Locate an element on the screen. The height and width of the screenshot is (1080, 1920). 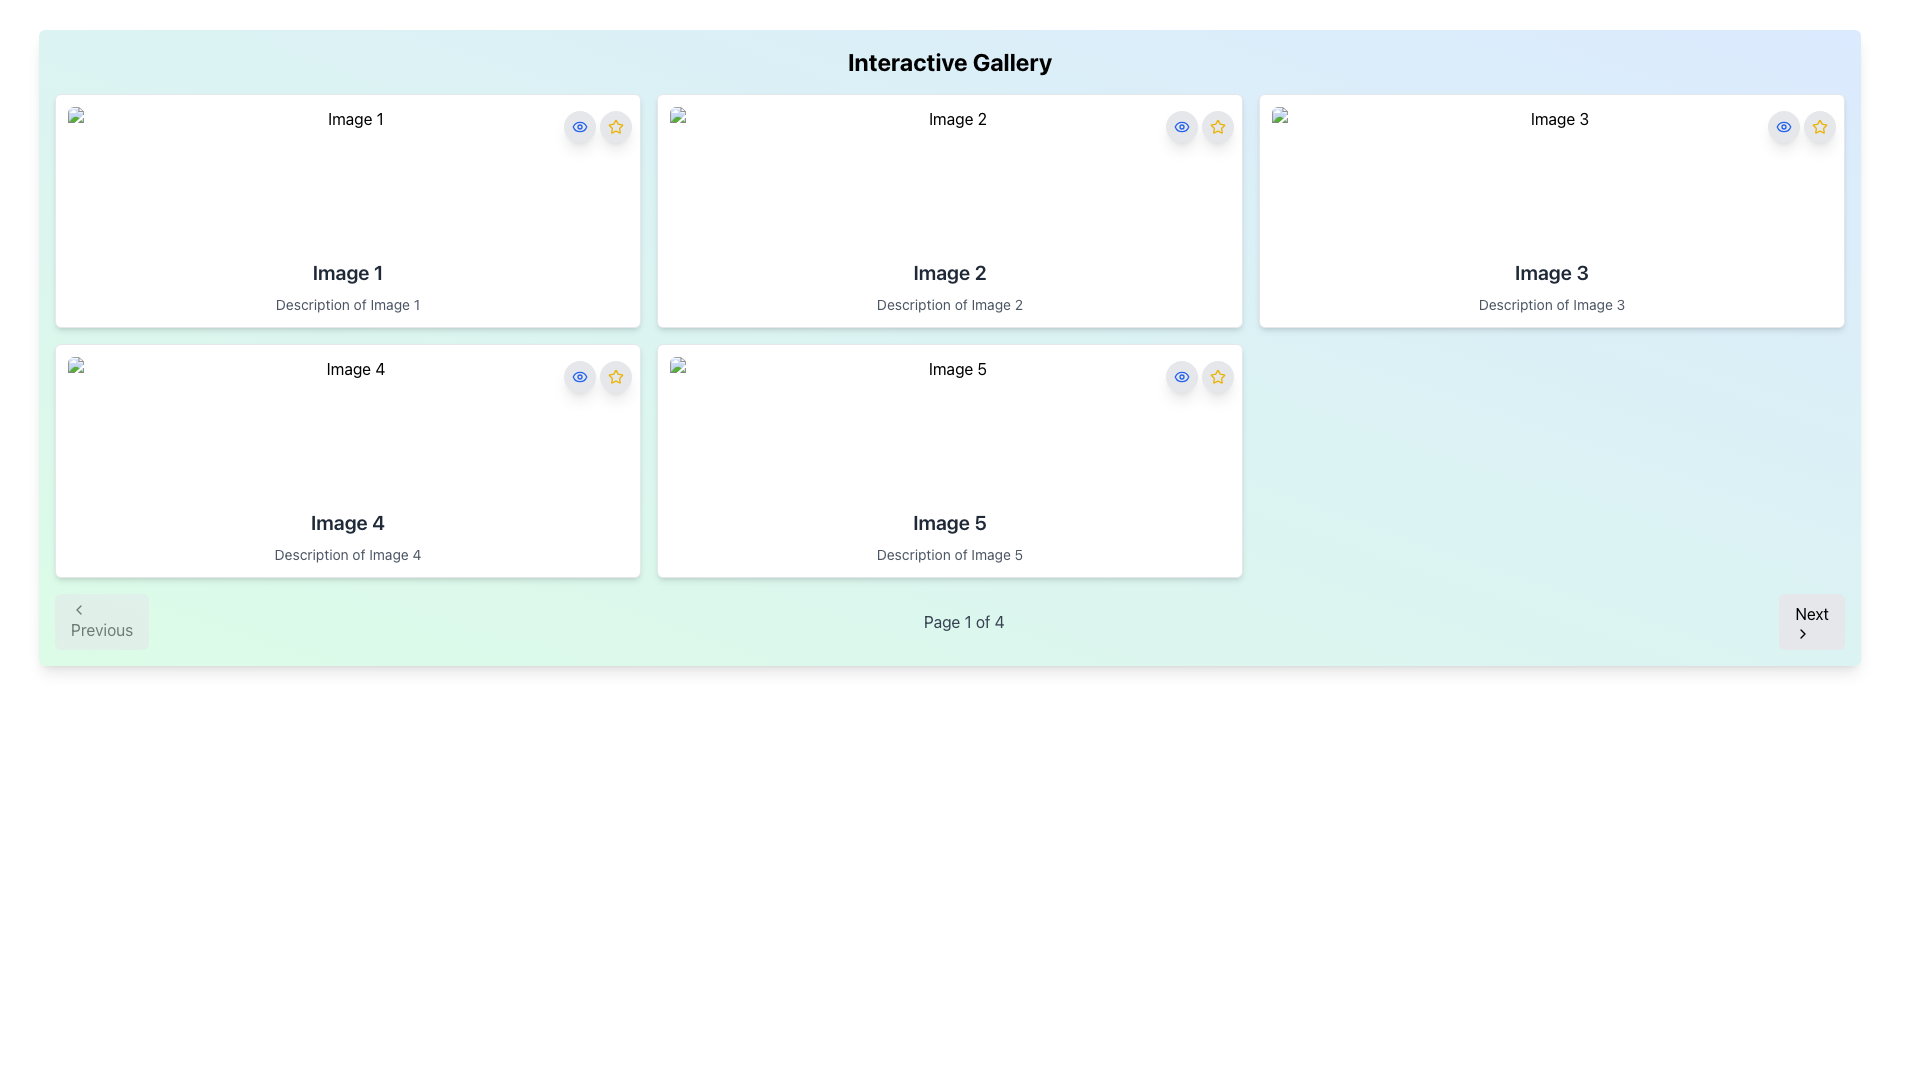
the text label displaying 'Description of Image 2' located beneath the title 'Image 2' within the second card of a grid layout is located at coordinates (949, 304).